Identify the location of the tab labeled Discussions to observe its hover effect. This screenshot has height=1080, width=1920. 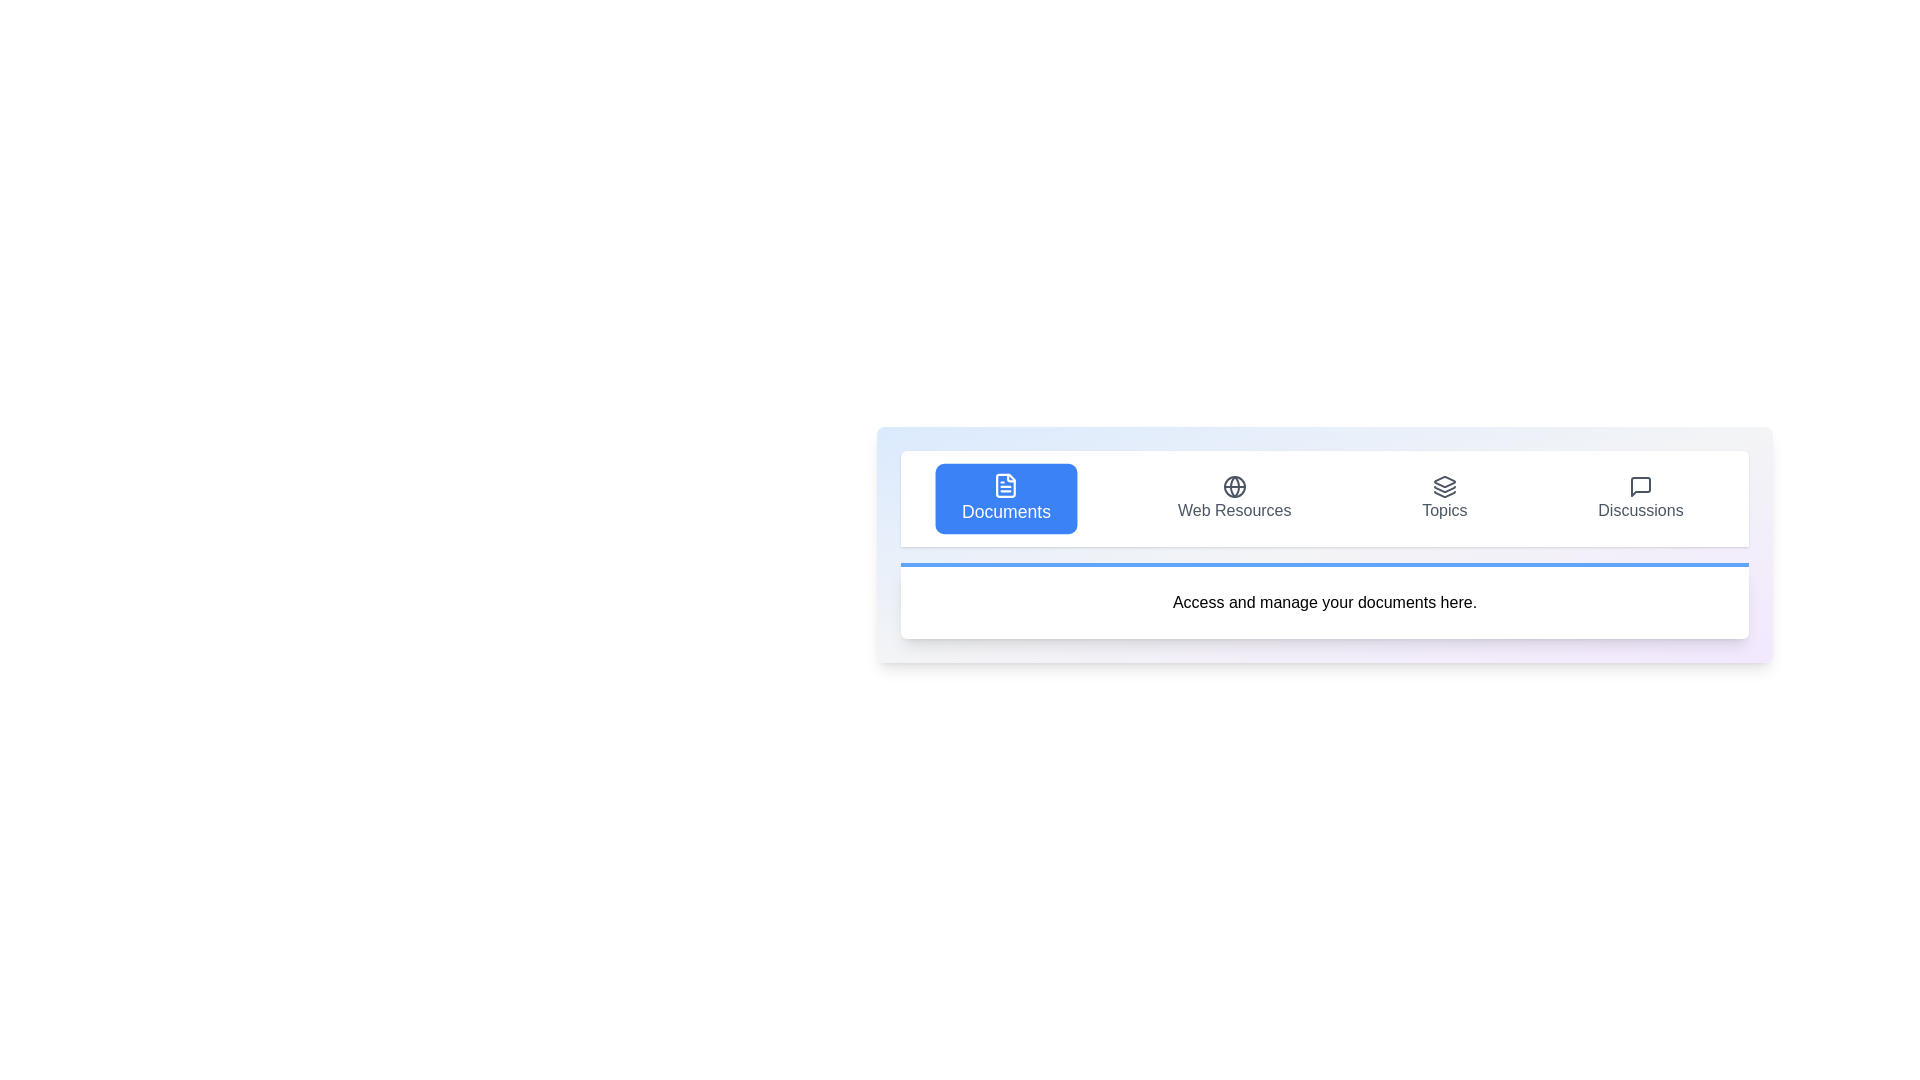
(1641, 497).